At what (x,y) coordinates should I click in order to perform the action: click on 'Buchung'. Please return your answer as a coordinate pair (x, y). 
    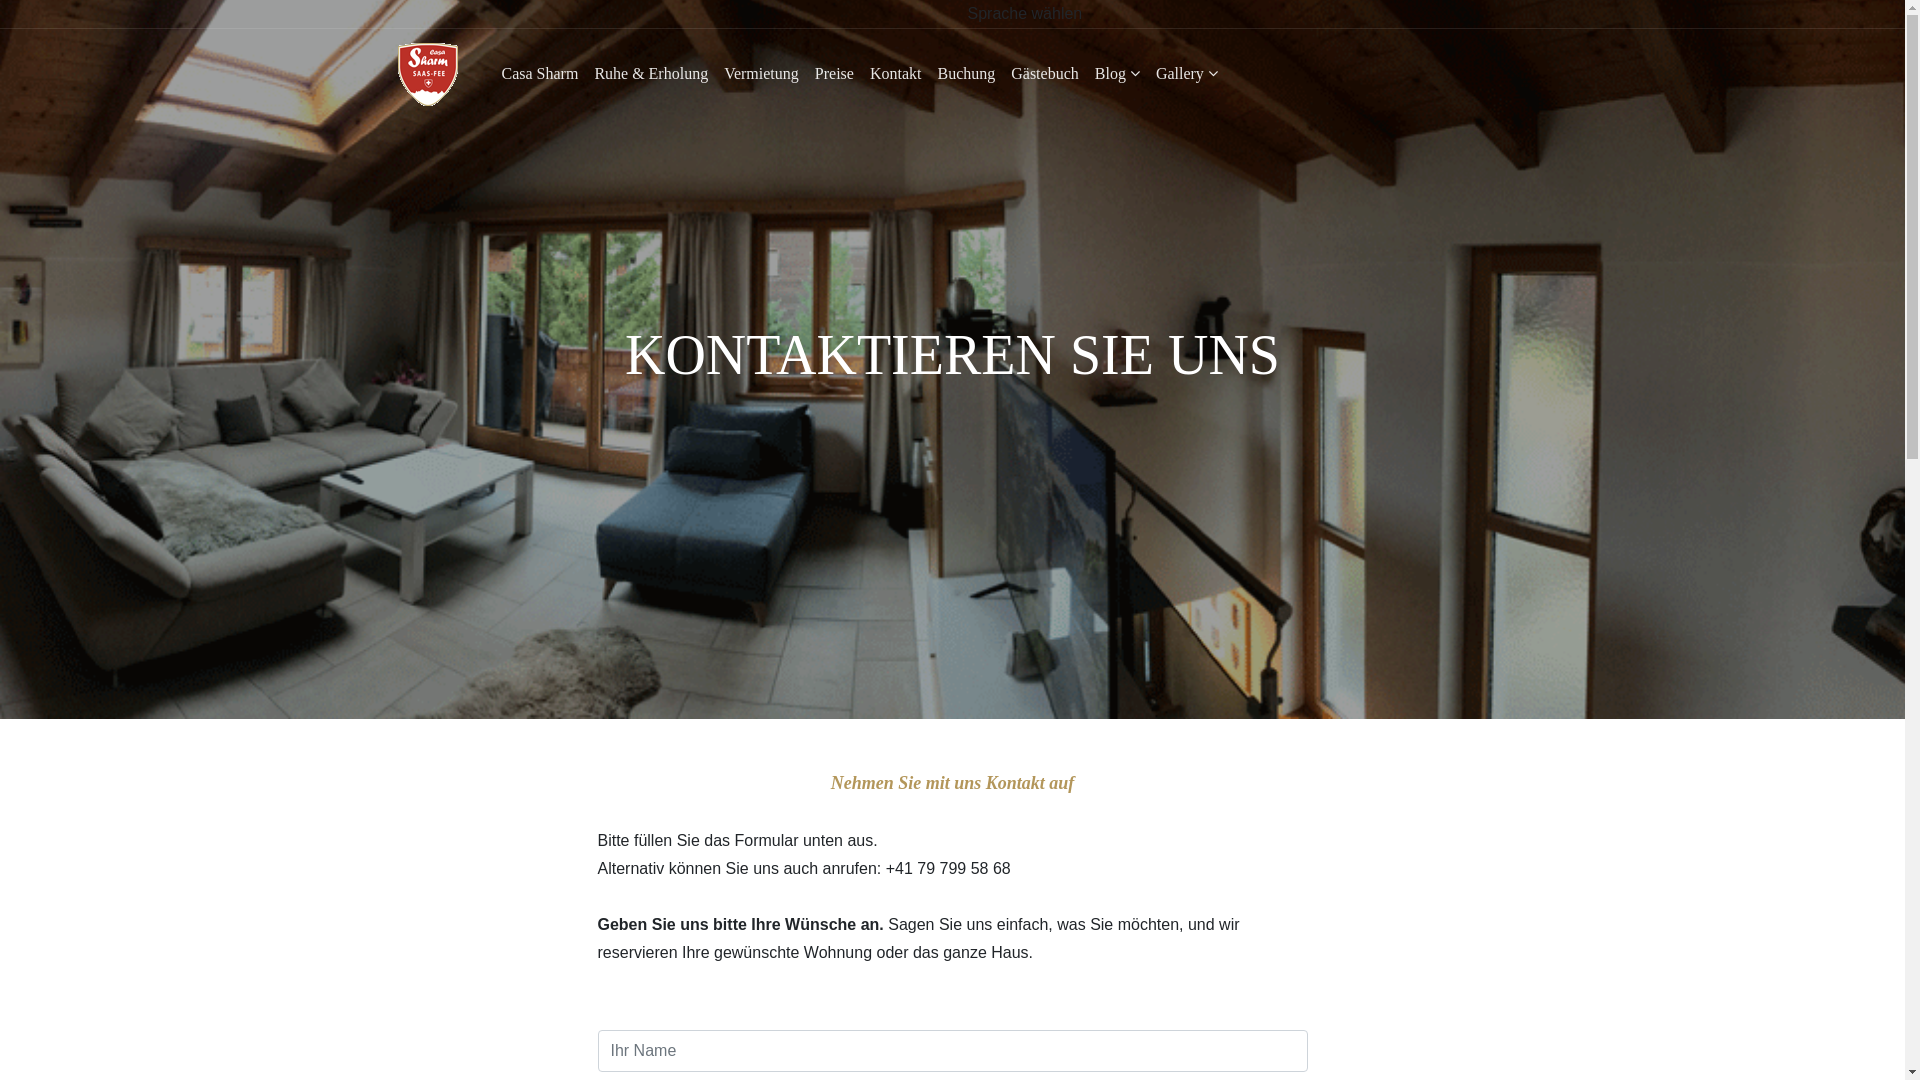
    Looking at the image, I should click on (965, 72).